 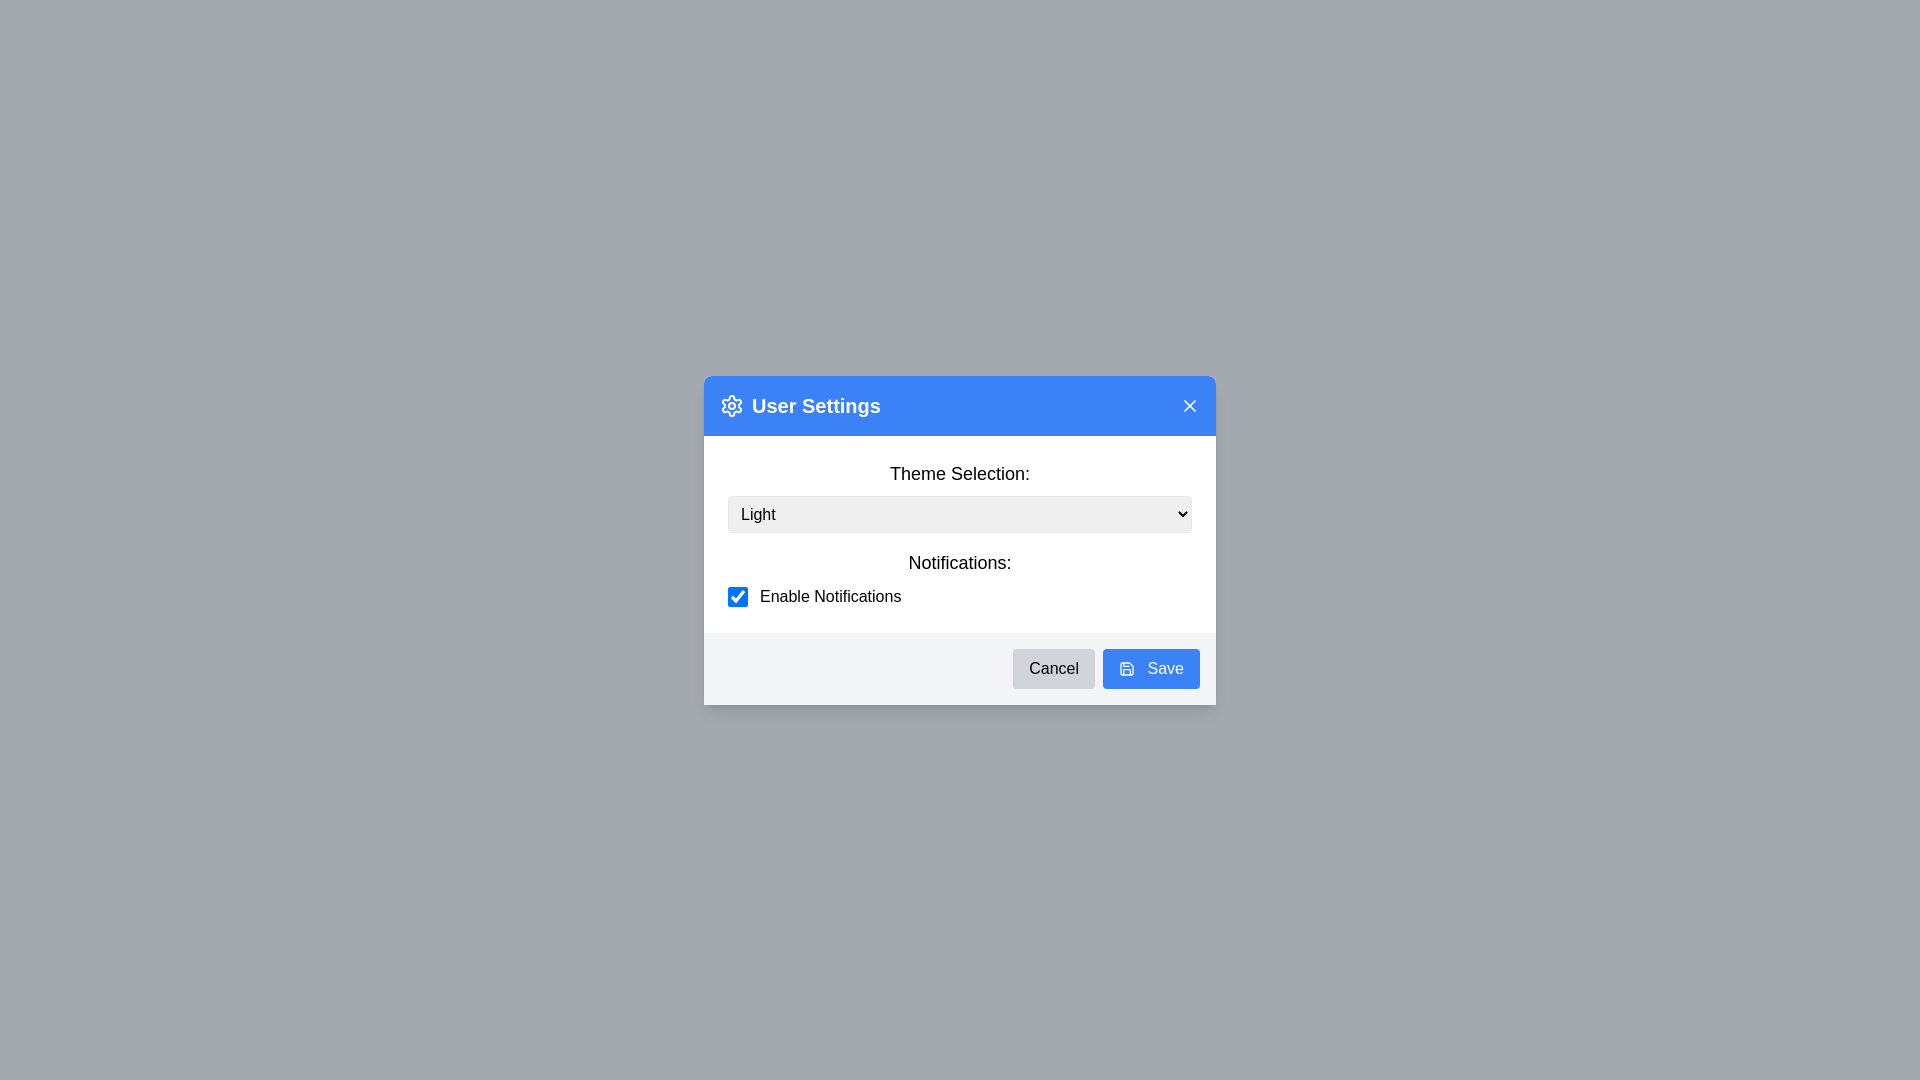 What do you see at coordinates (1151, 668) in the screenshot?
I see `the save button located at the bottom-right corner of the dialog box` at bounding box center [1151, 668].